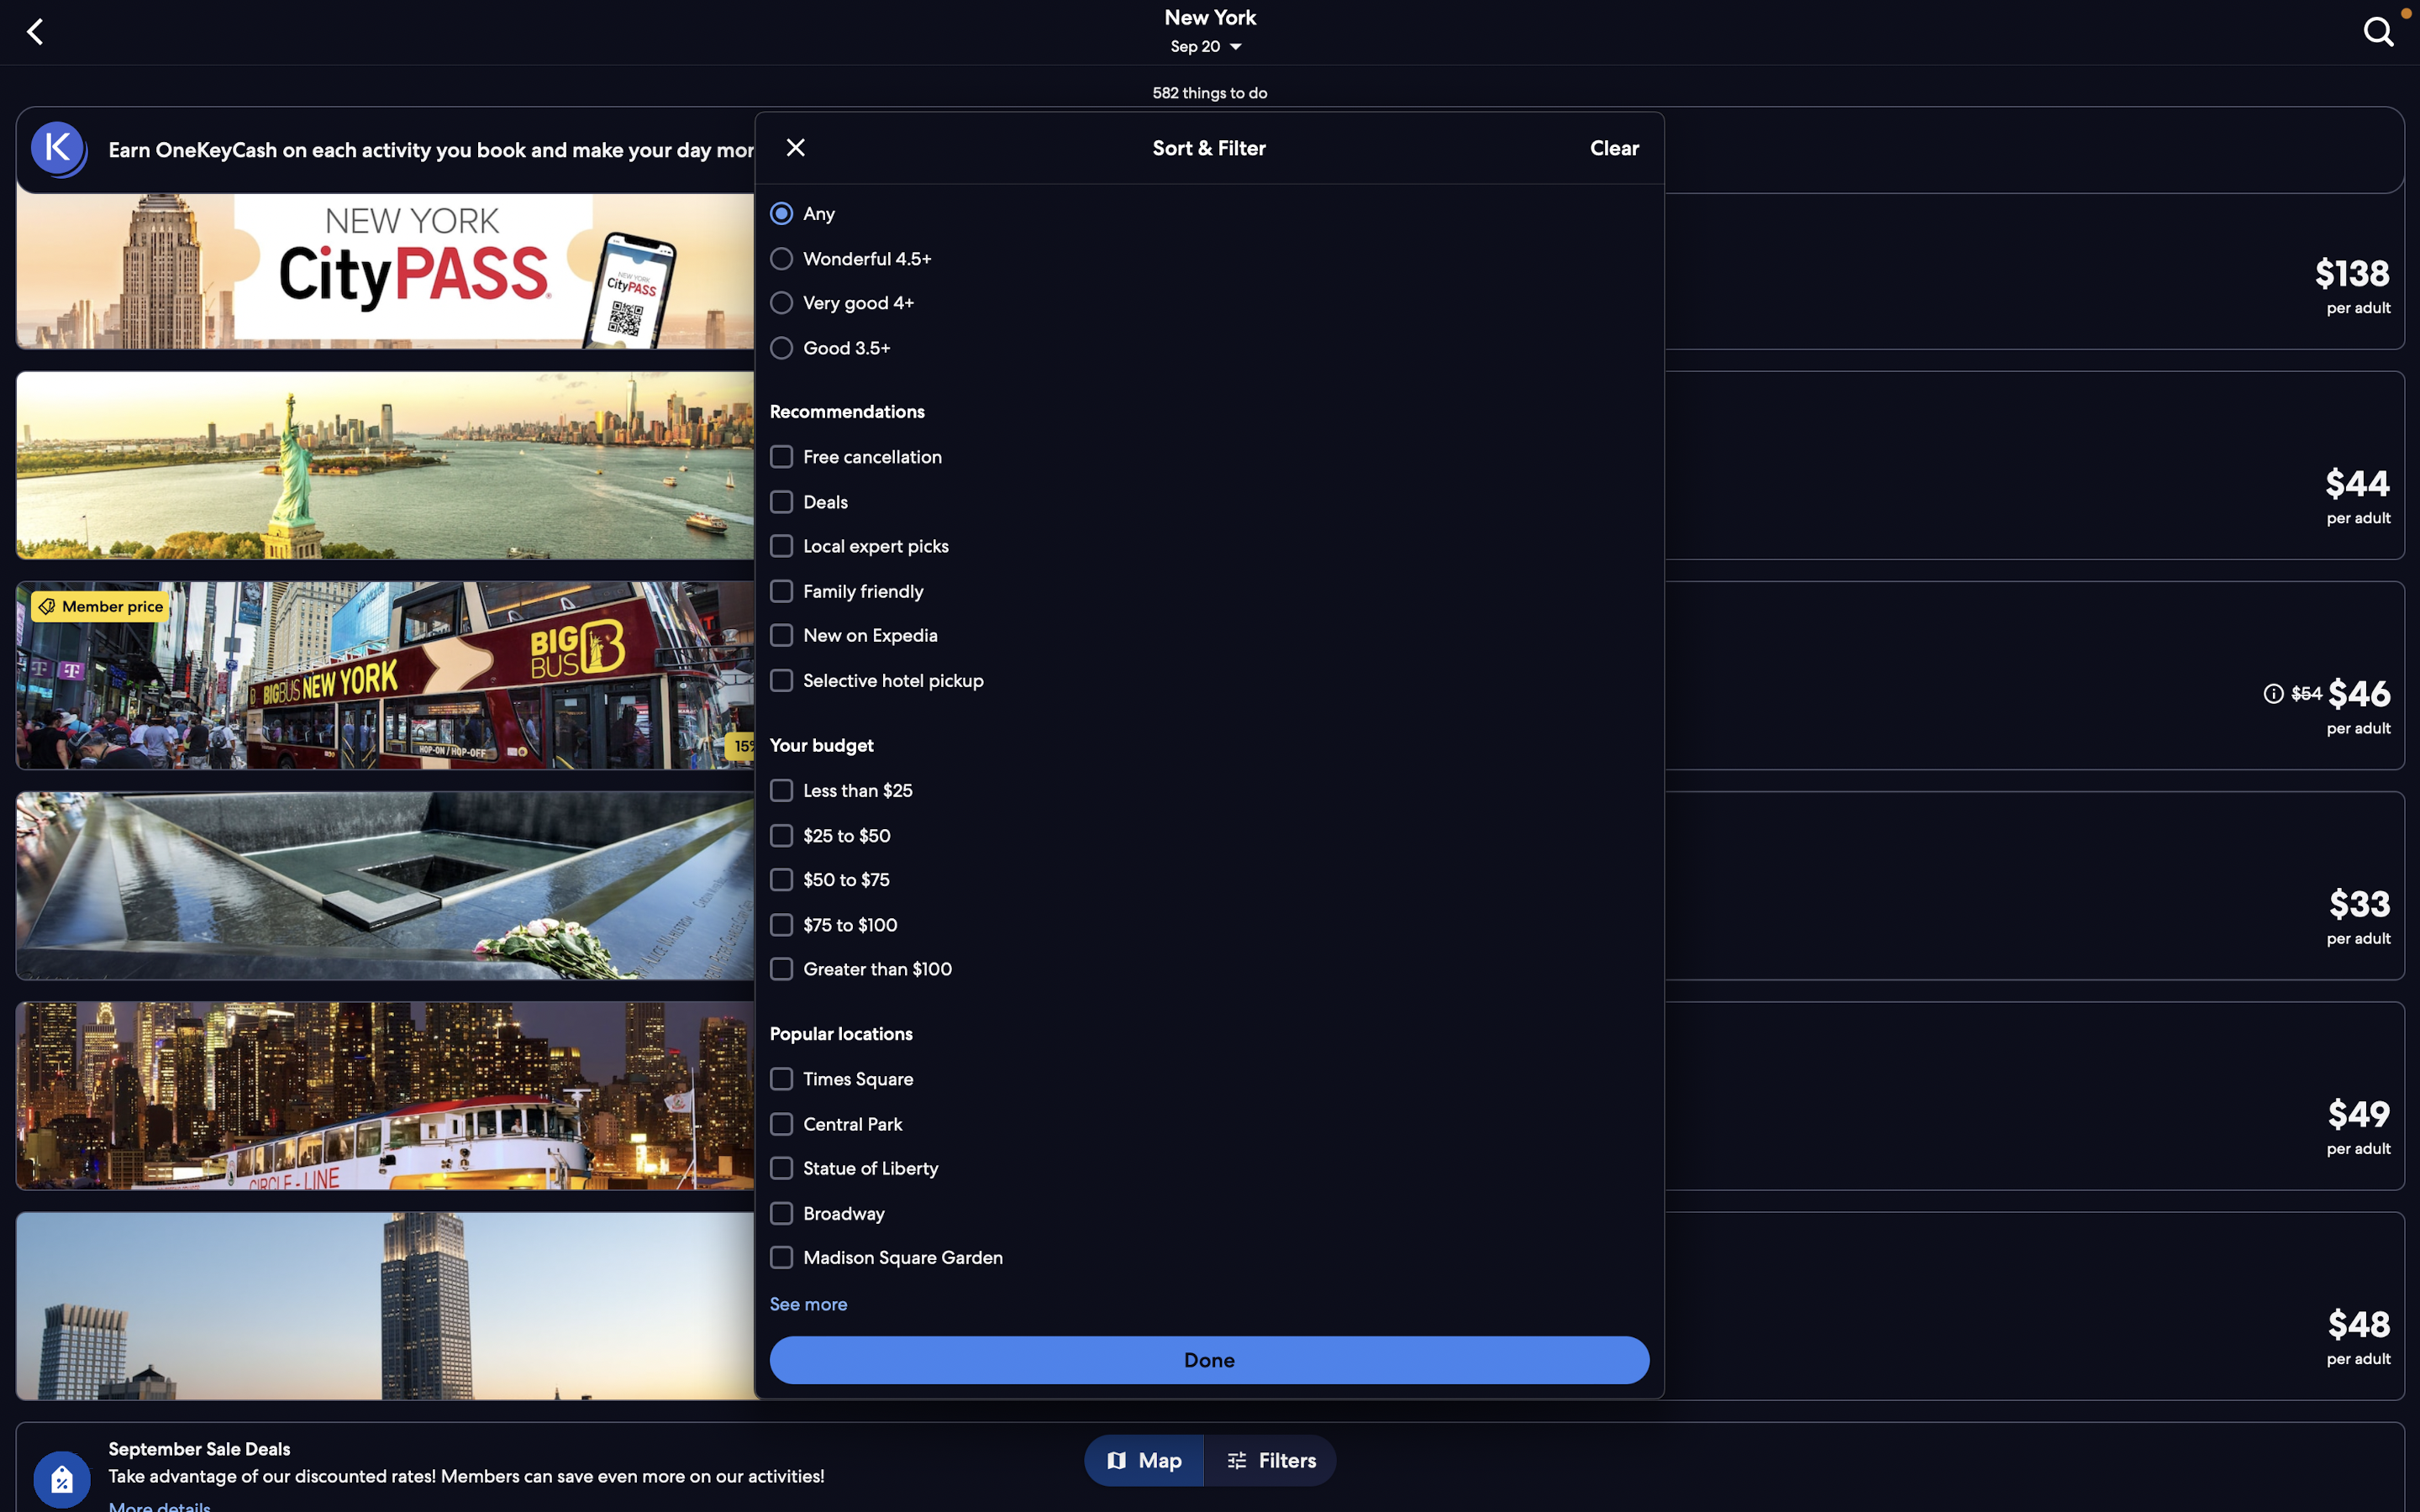 Image resolution: width=2420 pixels, height=1512 pixels. Describe the element at coordinates (1206, 303) in the screenshot. I see `Activate the "very good" and "family friendly" options` at that location.